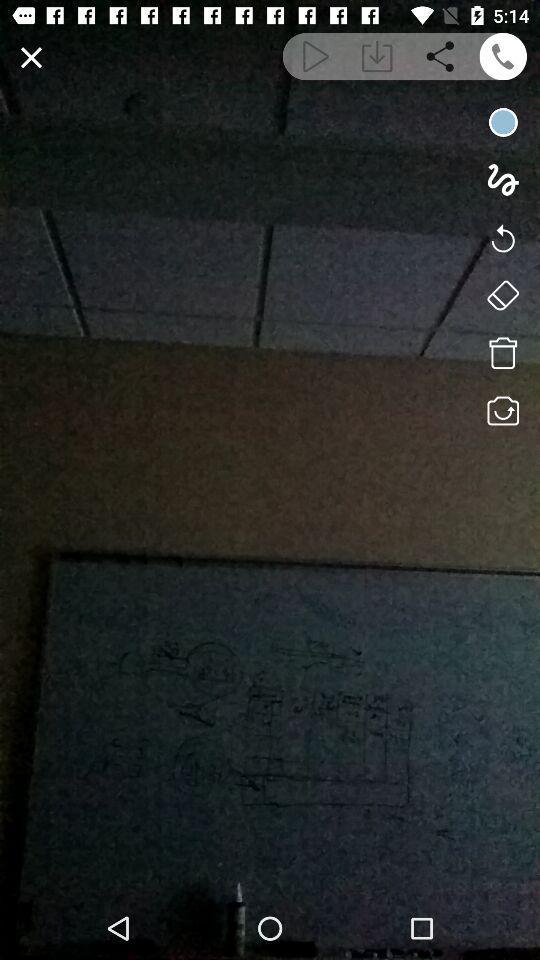 The width and height of the screenshot is (540, 960). I want to click on the close icon, so click(30, 56).